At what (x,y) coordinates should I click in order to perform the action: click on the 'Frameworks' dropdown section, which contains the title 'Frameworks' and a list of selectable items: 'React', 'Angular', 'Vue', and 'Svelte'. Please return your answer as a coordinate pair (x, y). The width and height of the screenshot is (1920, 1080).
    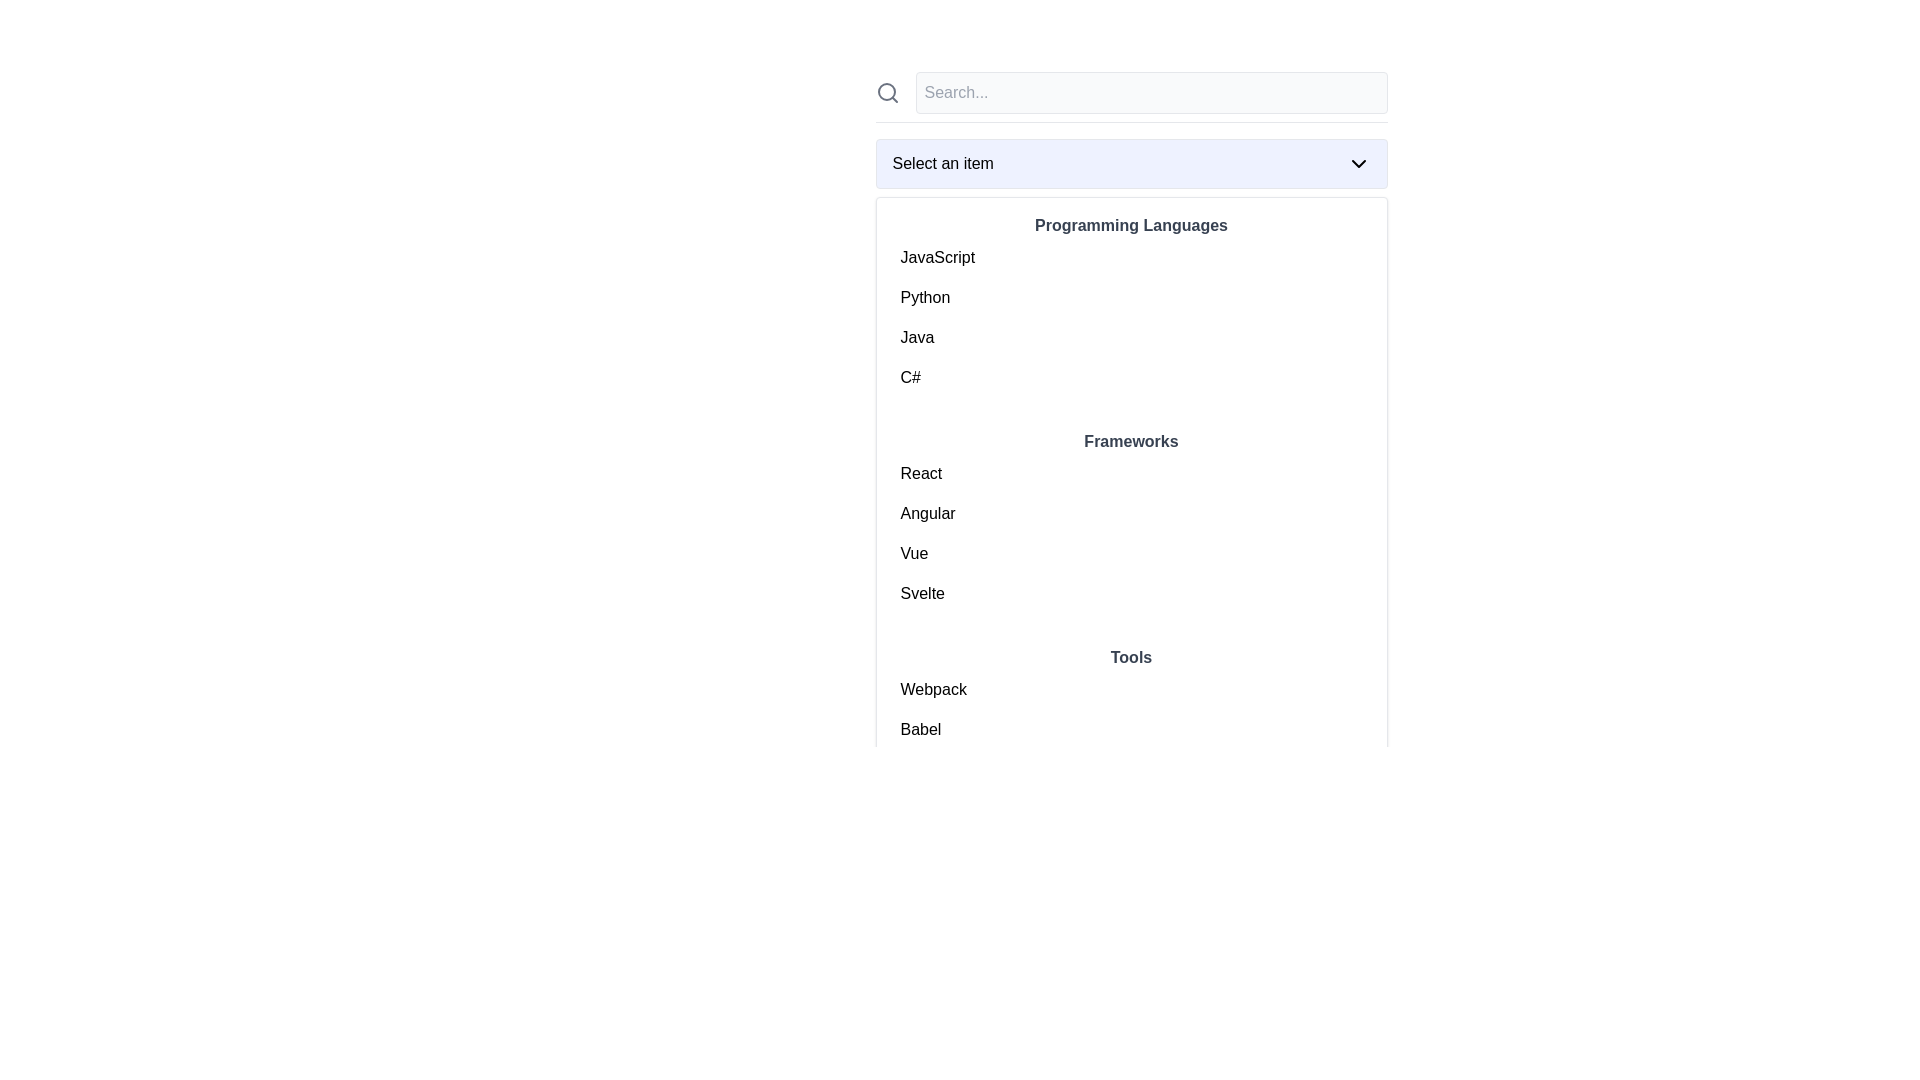
    Looking at the image, I should click on (1131, 520).